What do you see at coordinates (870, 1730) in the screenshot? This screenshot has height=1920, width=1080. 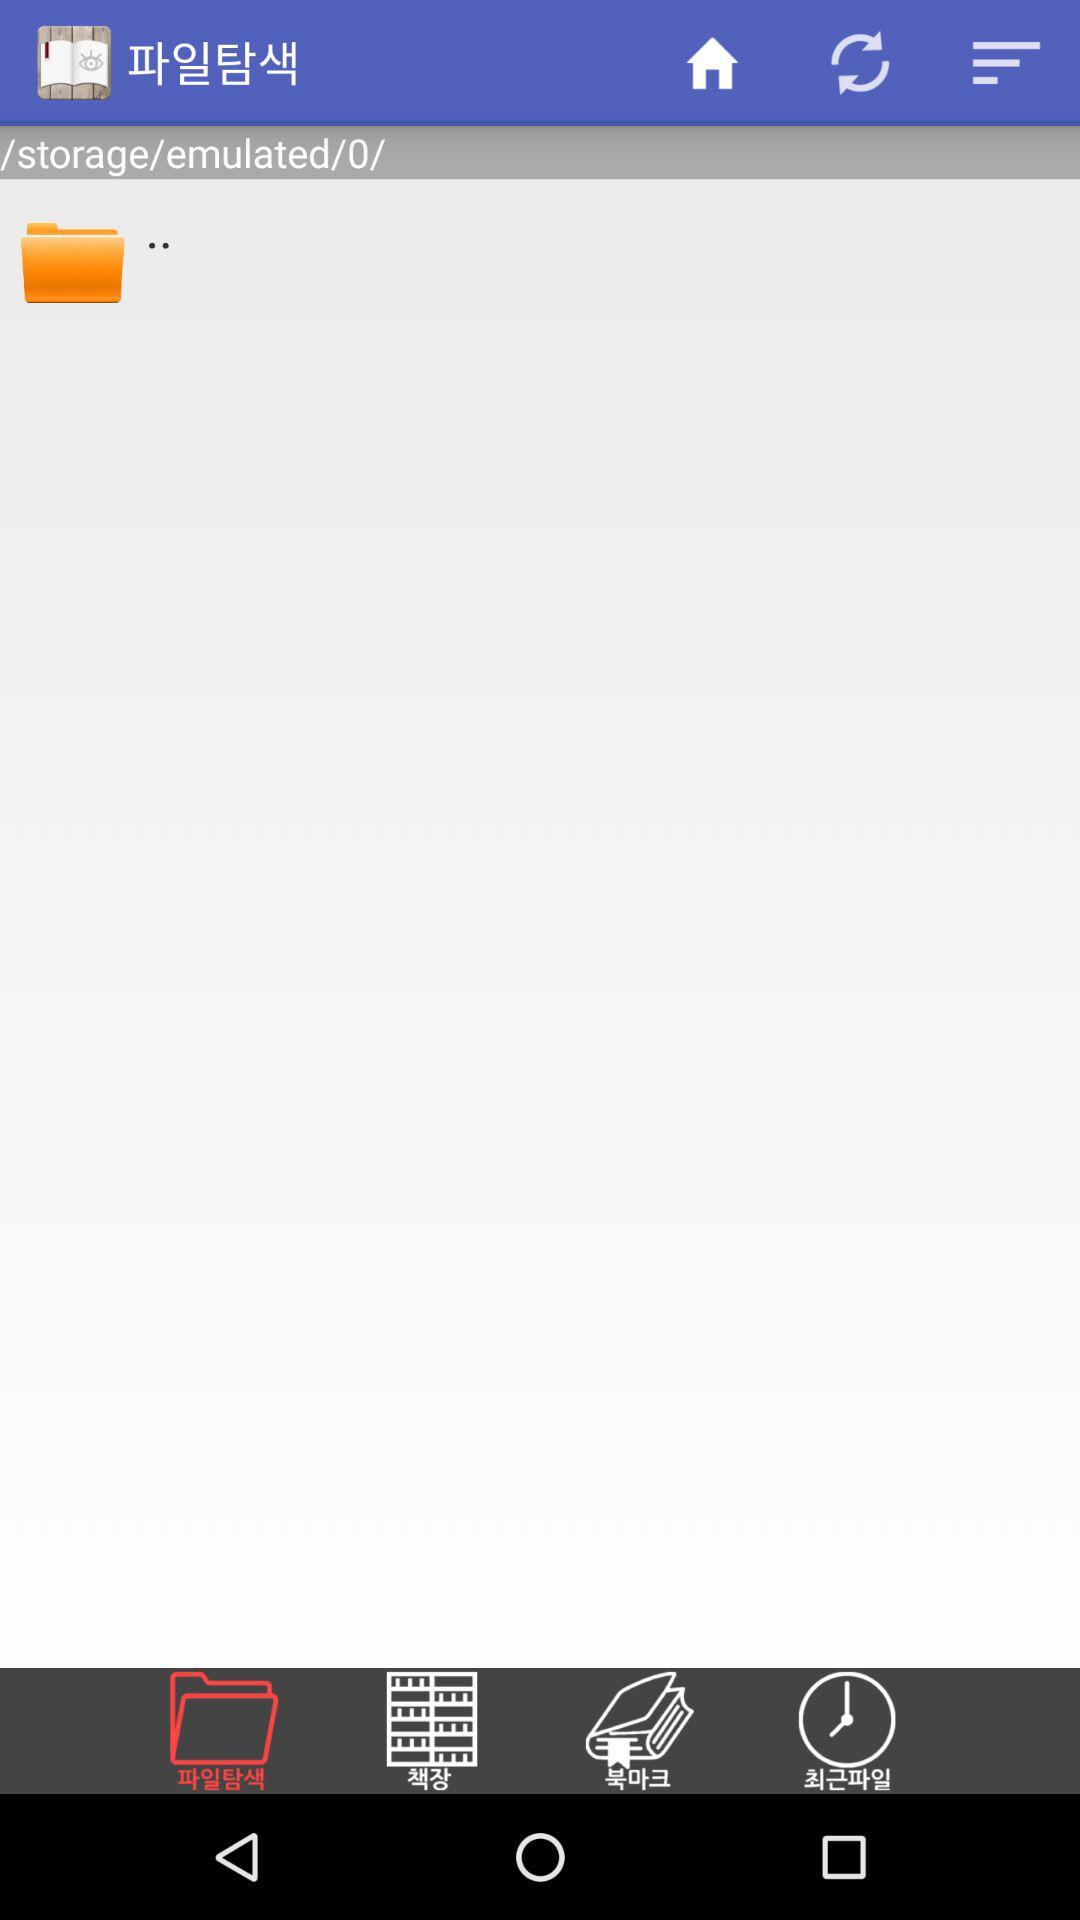 I see `the icon below ..` at bounding box center [870, 1730].